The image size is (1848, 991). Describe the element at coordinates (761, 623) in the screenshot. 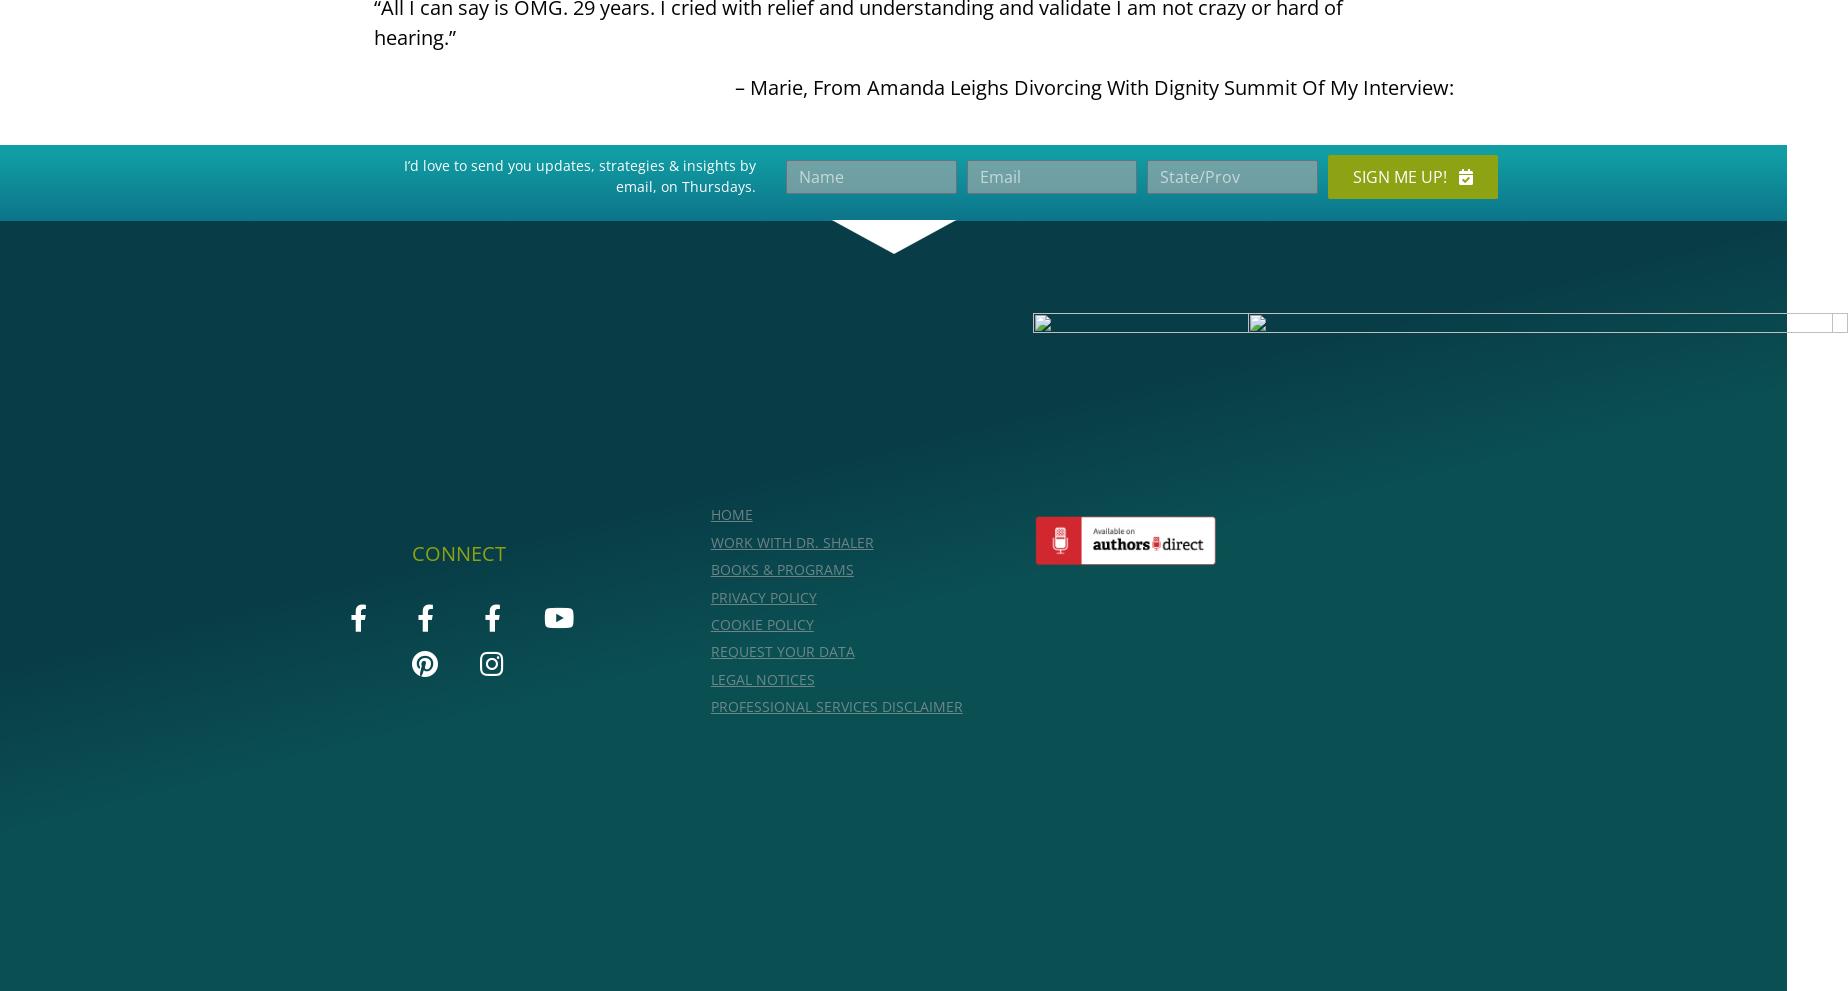

I see `'Cookie Policy'` at that location.